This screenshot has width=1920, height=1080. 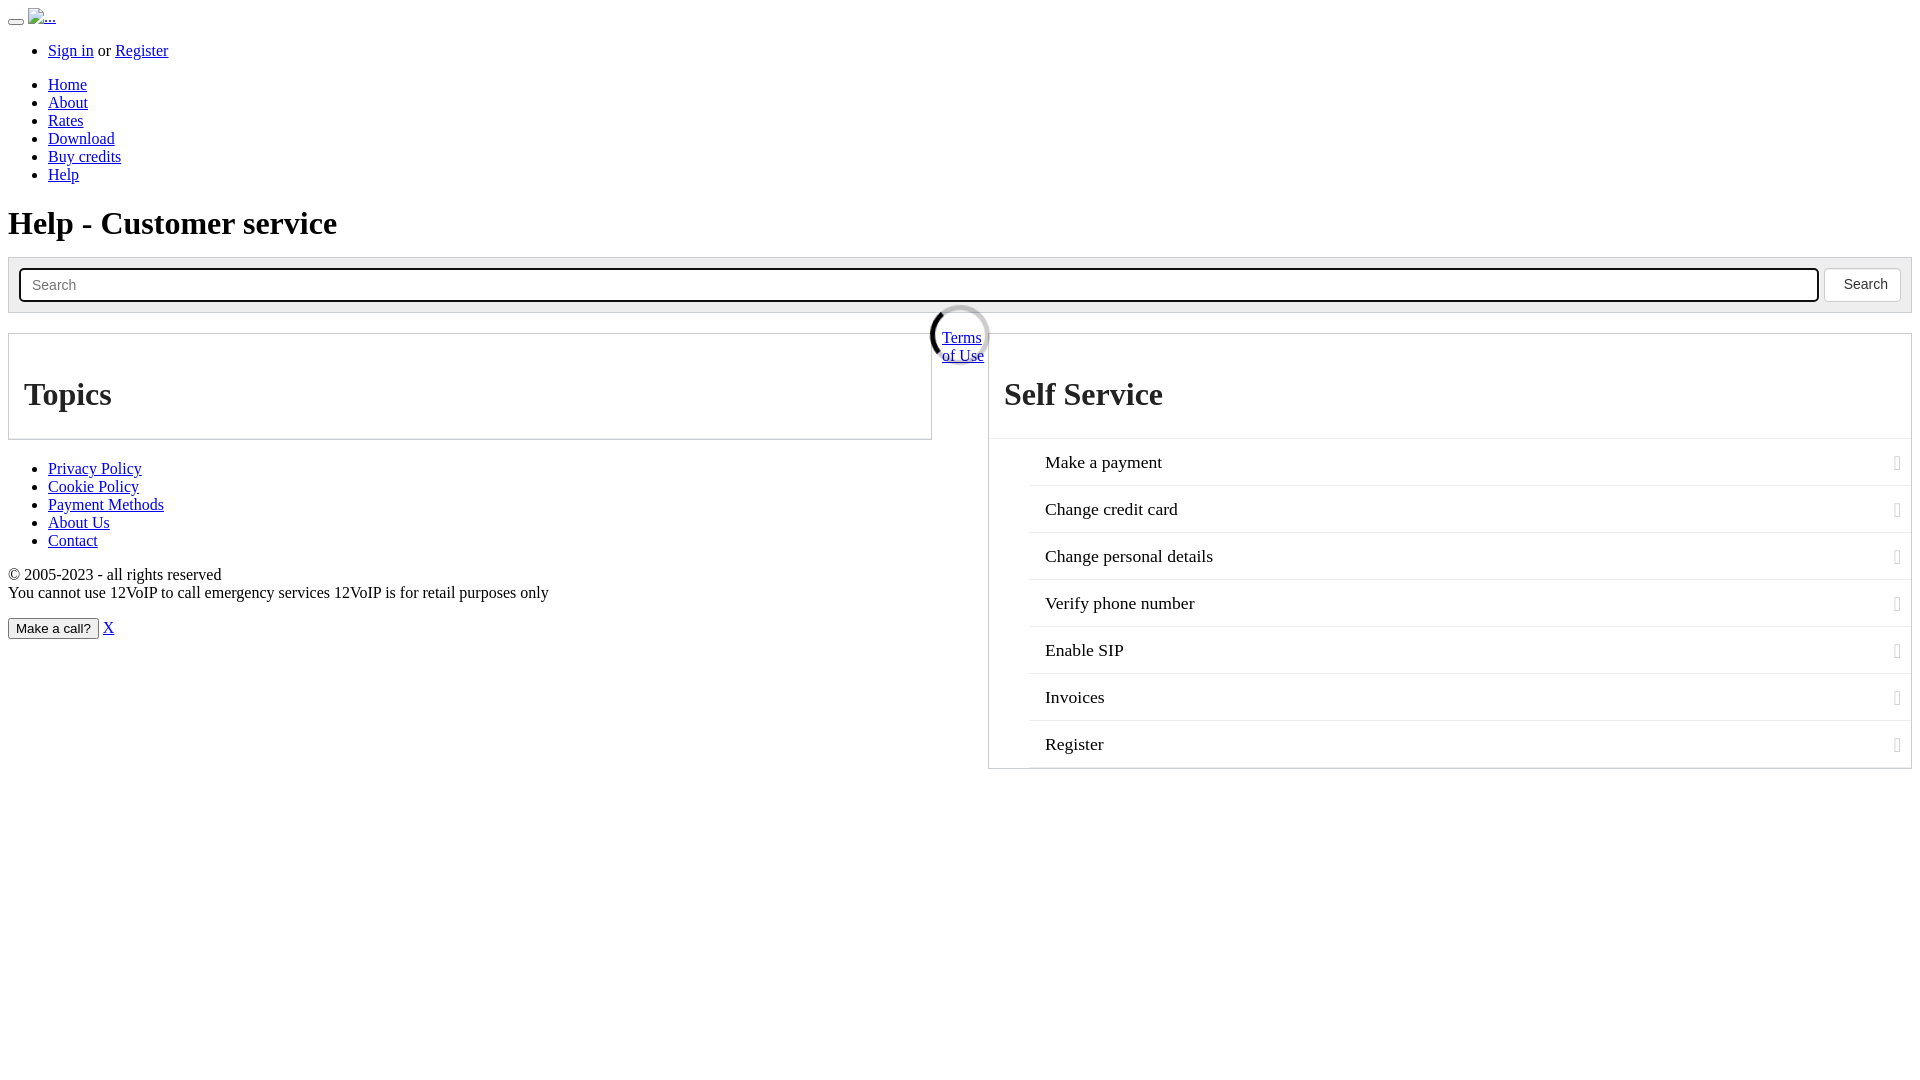 What do you see at coordinates (108, 626) in the screenshot?
I see `'X'` at bounding box center [108, 626].